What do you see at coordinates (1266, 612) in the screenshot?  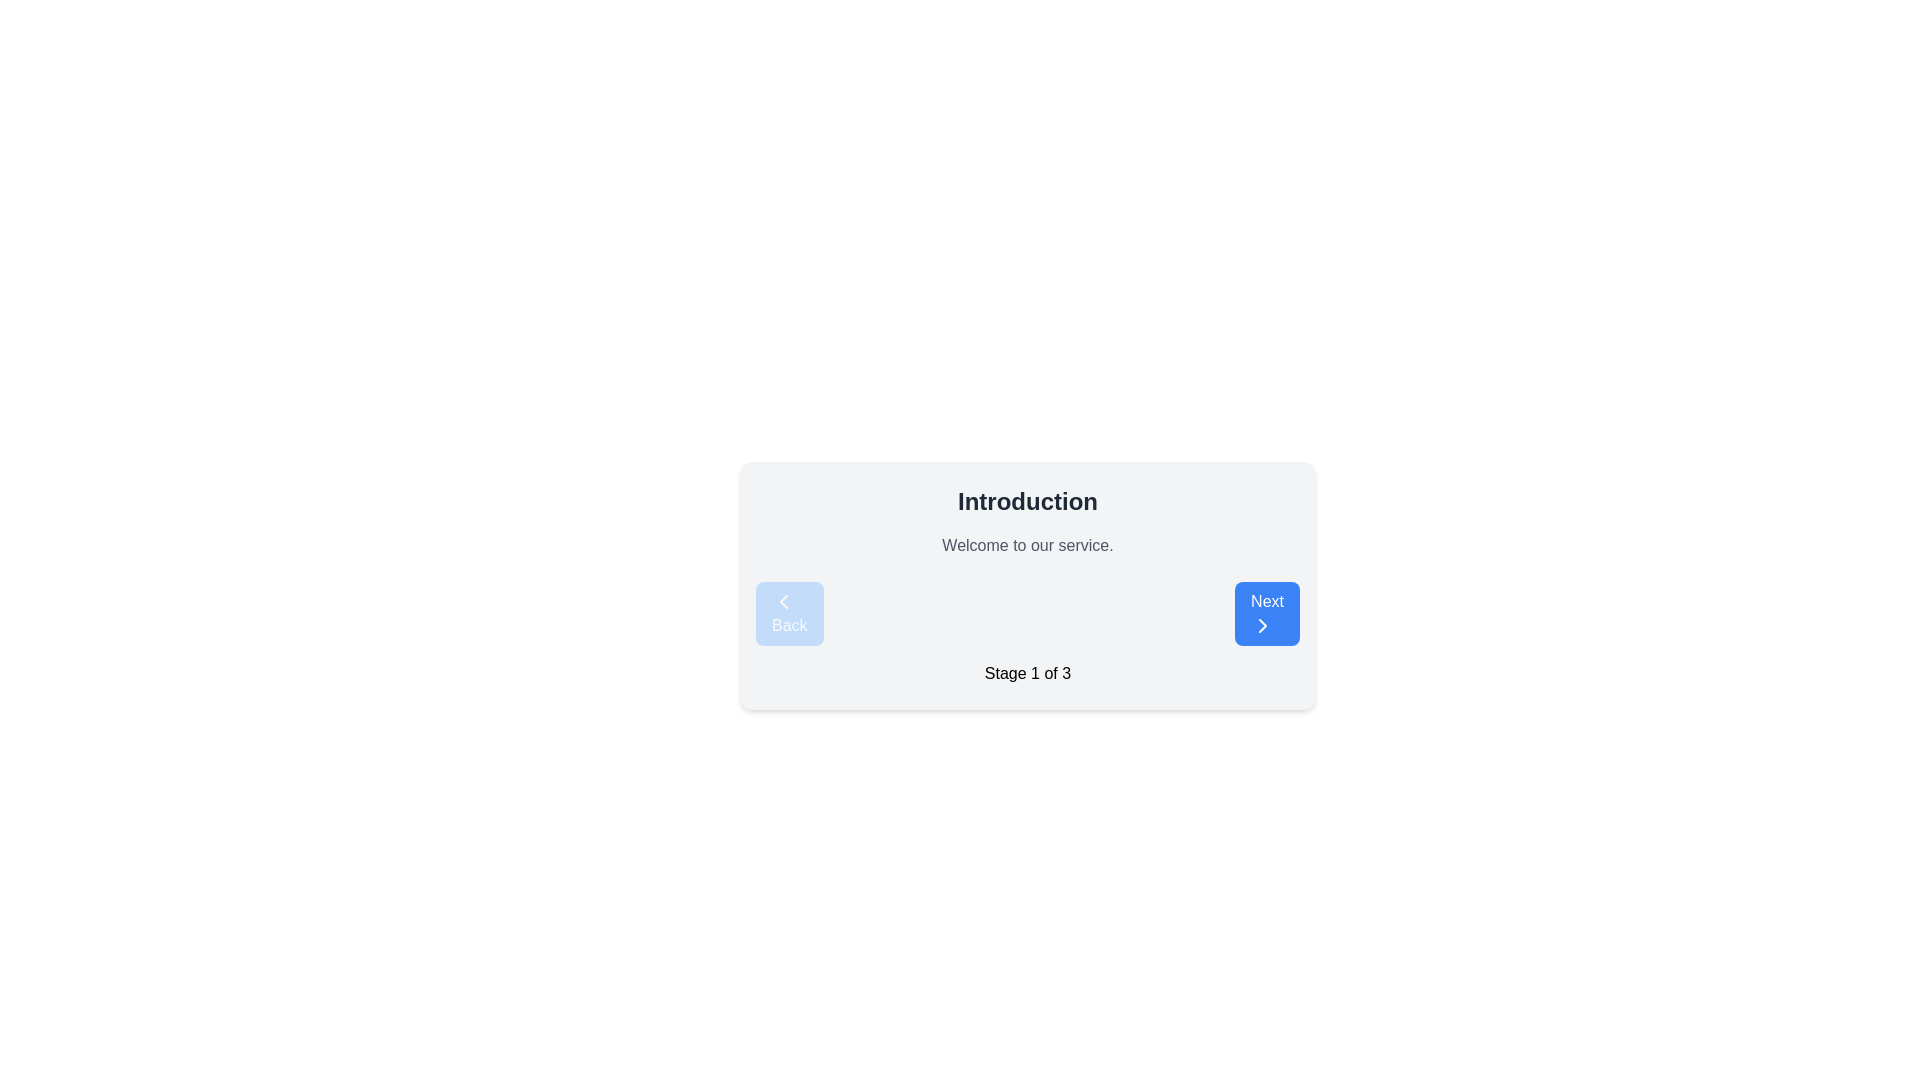 I see `the blue button with rounded corners labeled 'Next' to proceed` at bounding box center [1266, 612].